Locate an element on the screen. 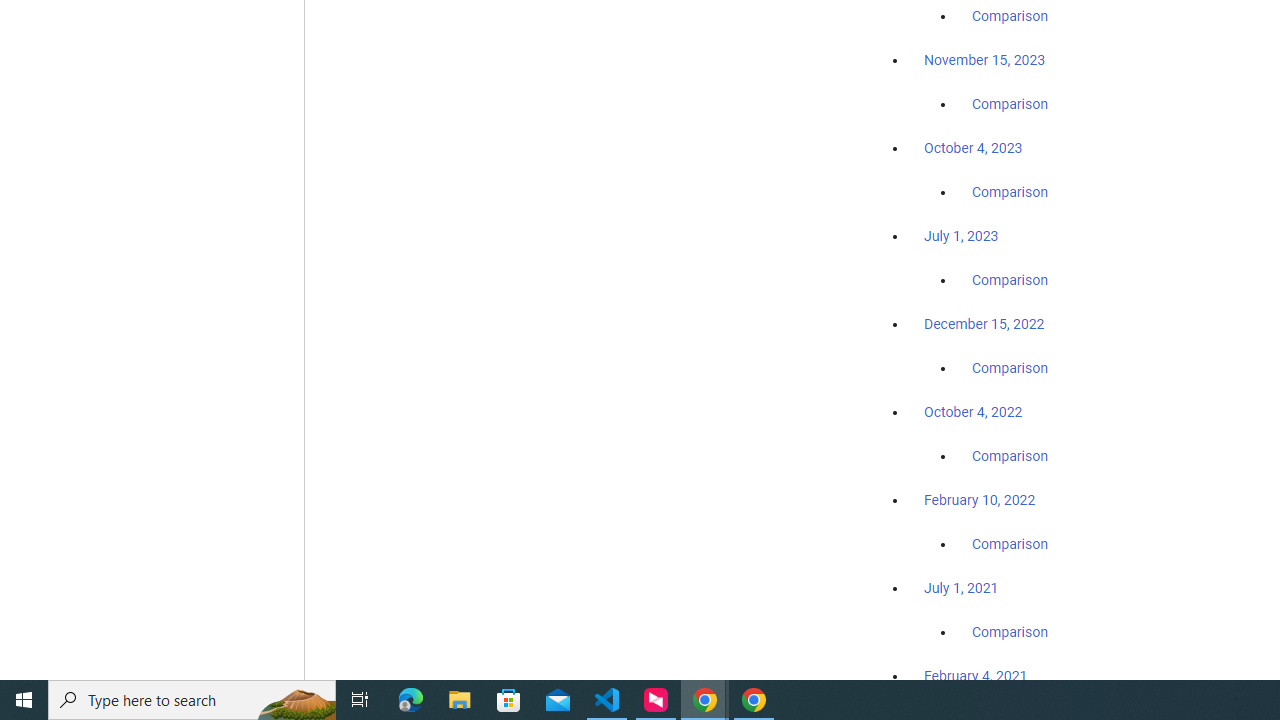  'February 4, 2021' is located at coordinates (976, 675).